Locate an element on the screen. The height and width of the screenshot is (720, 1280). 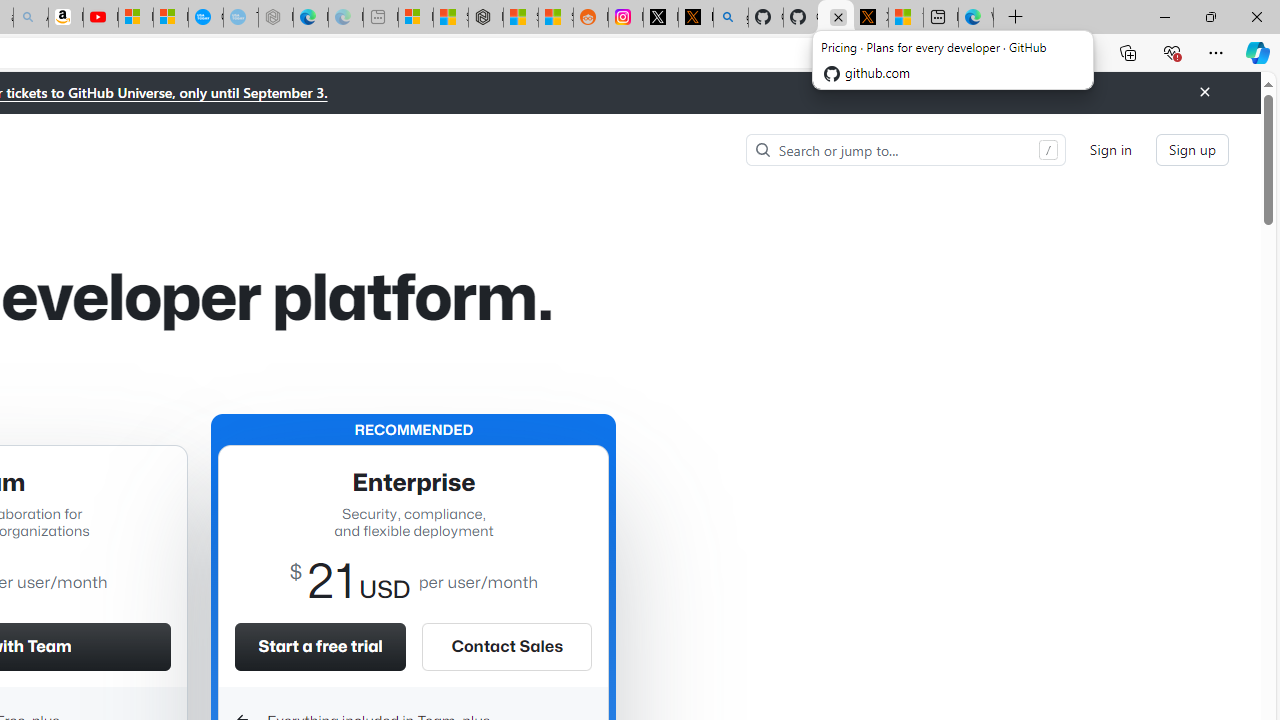
'Day 1: Arriving in Yemen (surreal to be here) - YouTube' is located at coordinates (100, 17).